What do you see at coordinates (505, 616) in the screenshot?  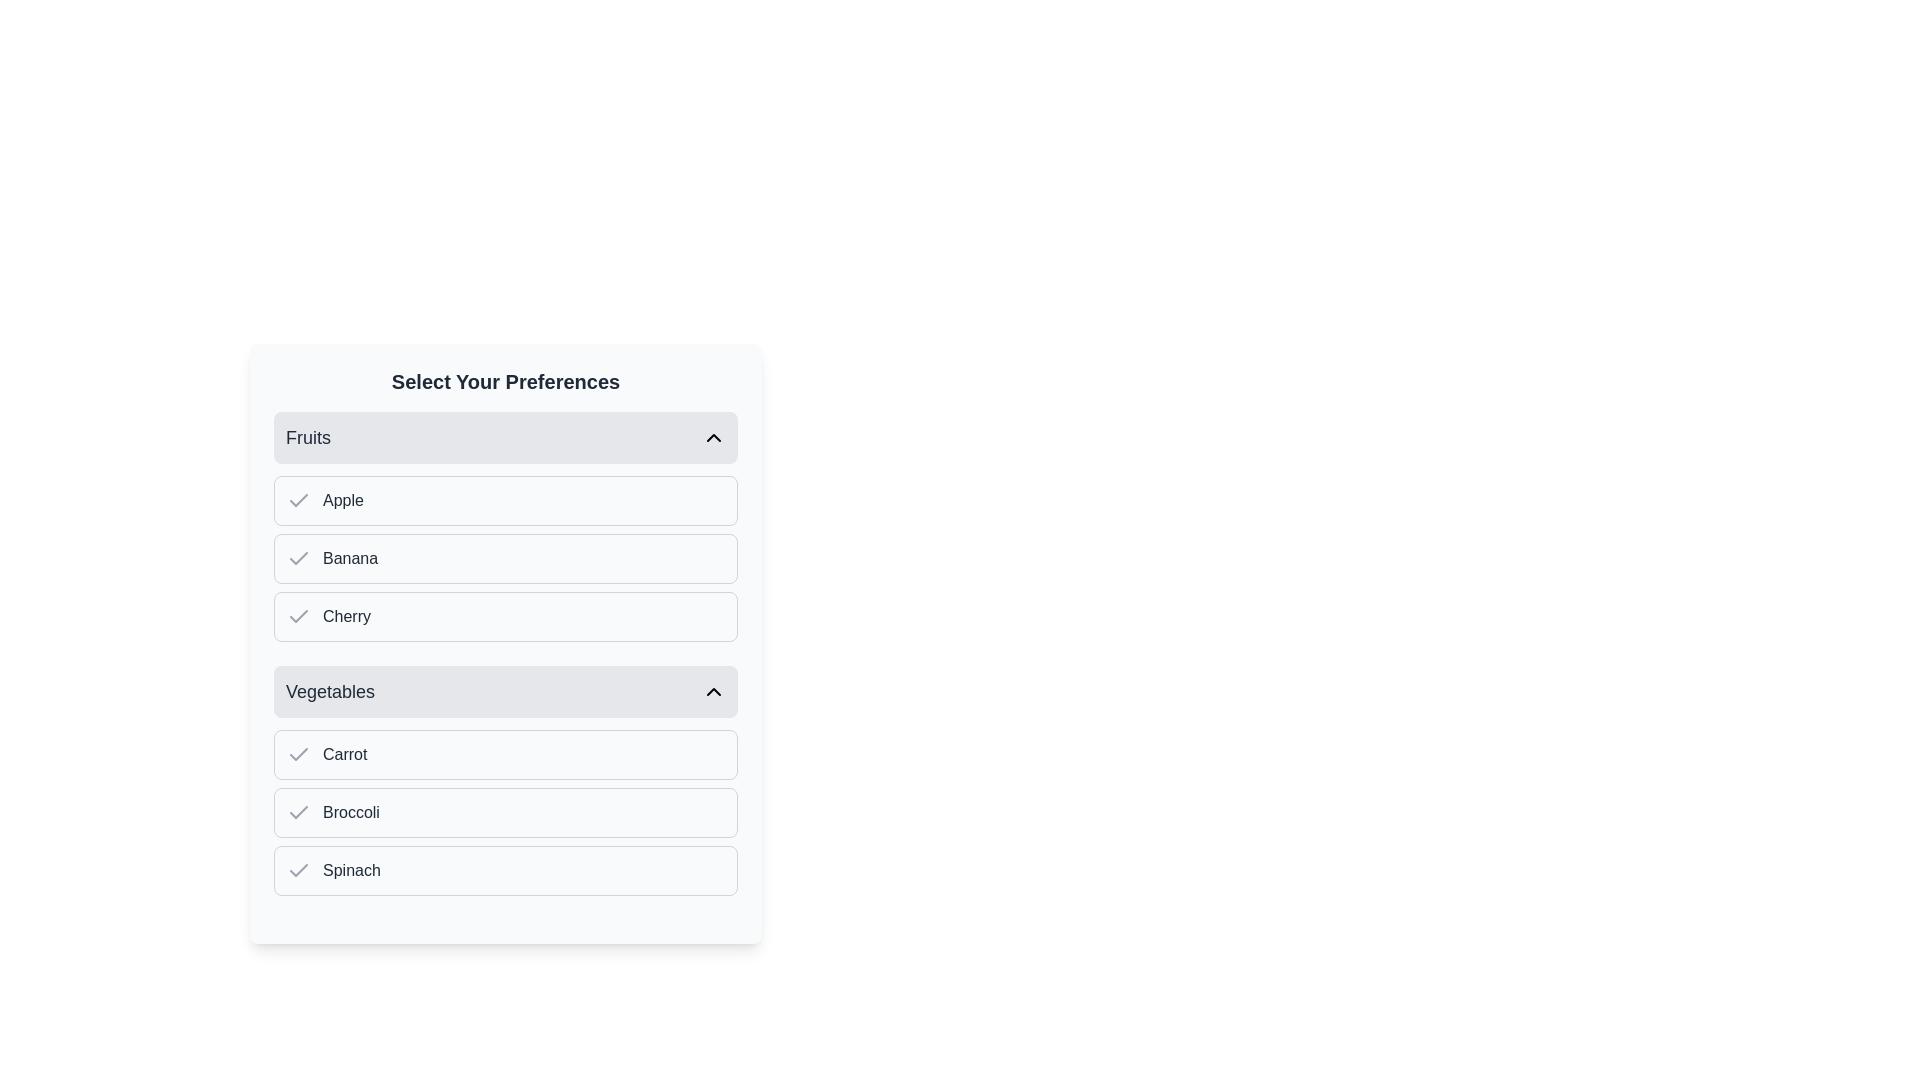 I see `the List Option Item displaying 'Cherry', which is the third item in the Fruits section of the vertically arranged list` at bounding box center [505, 616].